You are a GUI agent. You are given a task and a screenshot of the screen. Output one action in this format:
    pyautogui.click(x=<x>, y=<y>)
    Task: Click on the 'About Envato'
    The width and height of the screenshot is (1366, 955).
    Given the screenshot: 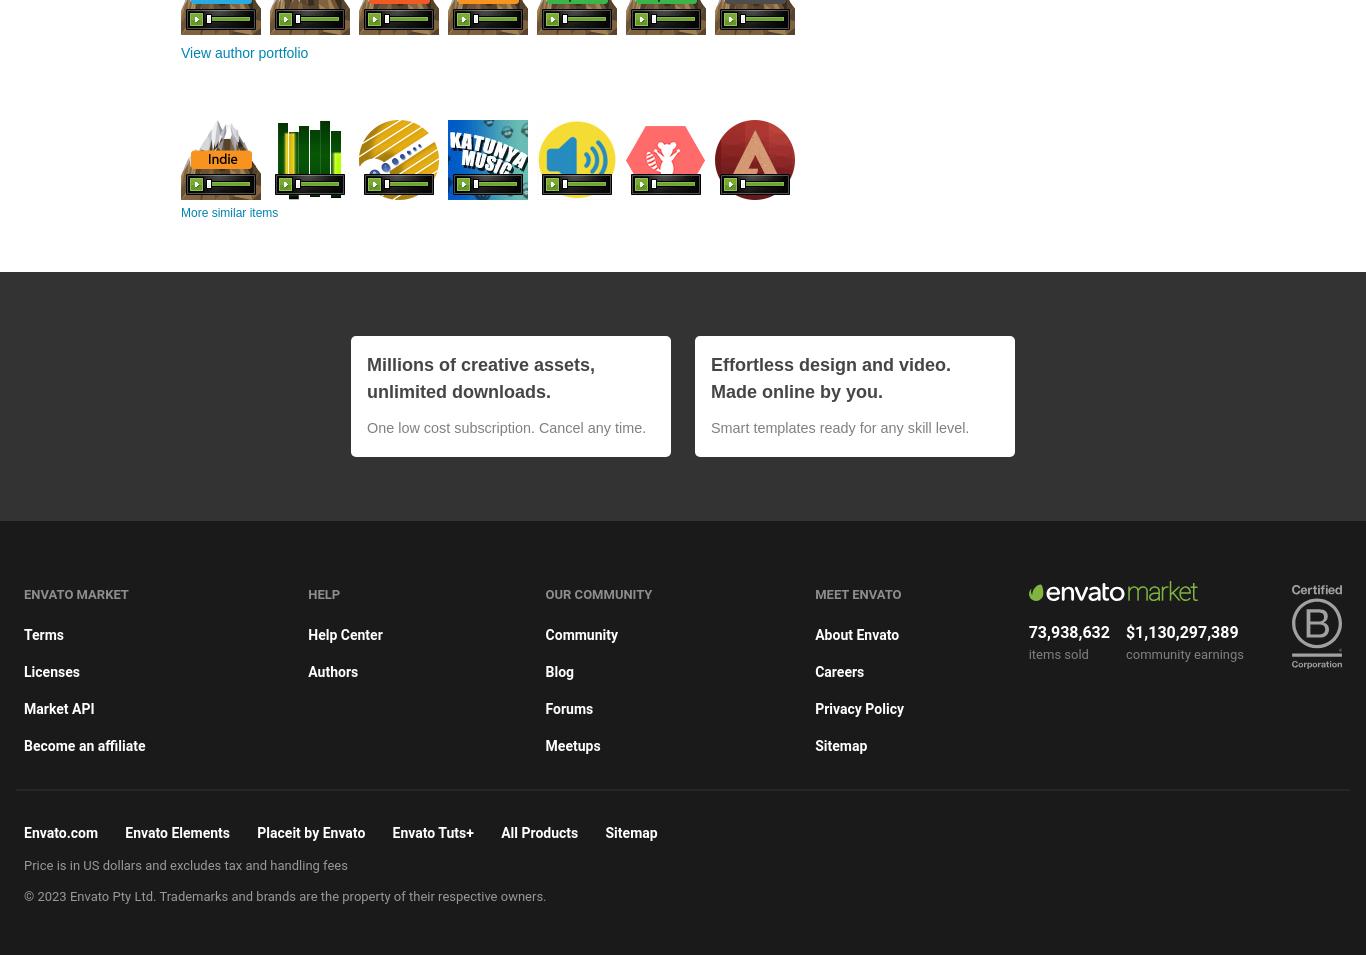 What is the action you would take?
    pyautogui.click(x=856, y=634)
    